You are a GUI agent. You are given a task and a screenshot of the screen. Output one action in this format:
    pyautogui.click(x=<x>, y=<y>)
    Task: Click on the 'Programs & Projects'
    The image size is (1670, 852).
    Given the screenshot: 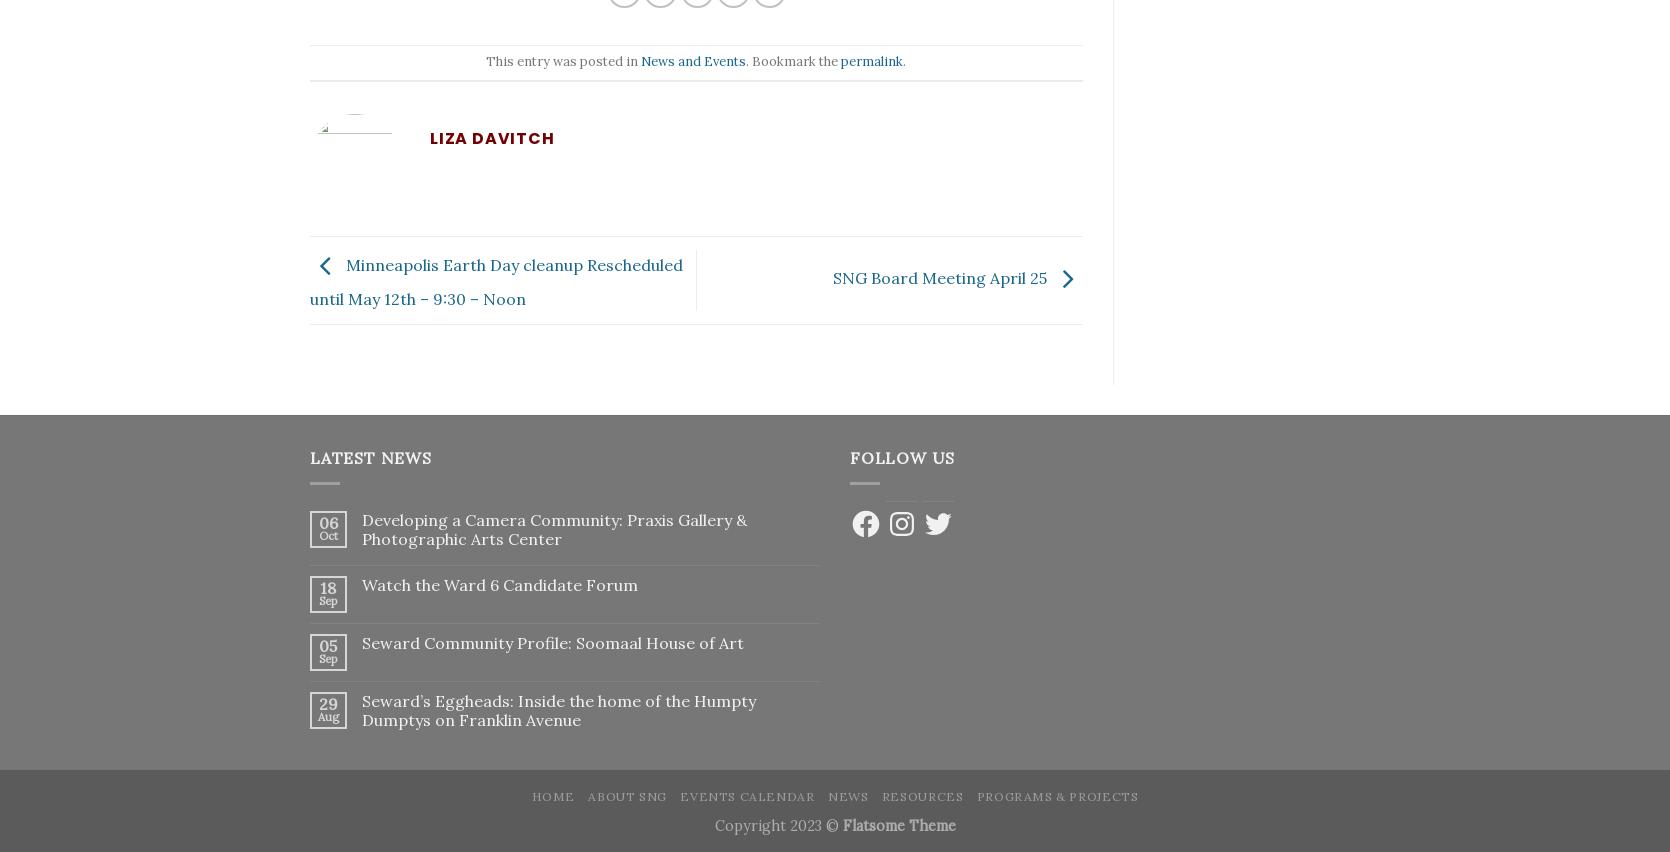 What is the action you would take?
    pyautogui.click(x=1056, y=795)
    